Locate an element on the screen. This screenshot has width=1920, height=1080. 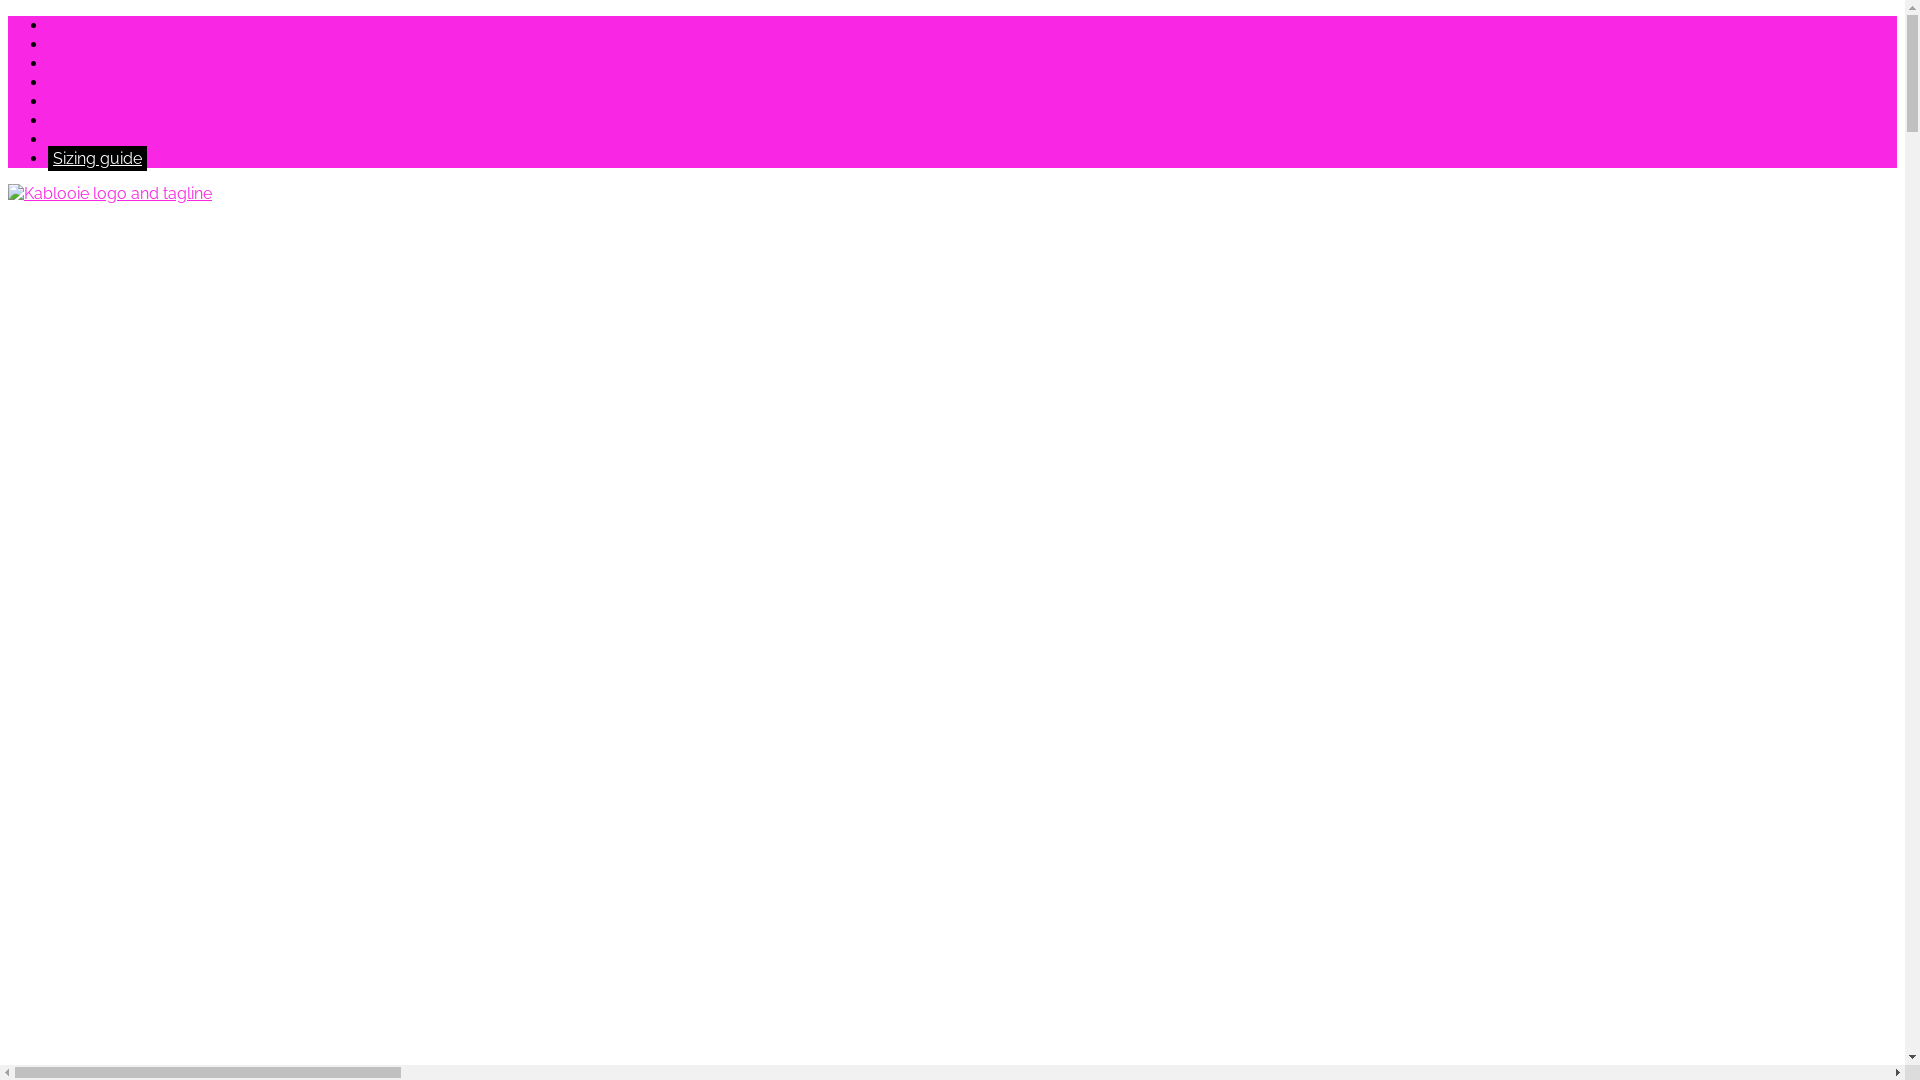
'About' is located at coordinates (48, 44).